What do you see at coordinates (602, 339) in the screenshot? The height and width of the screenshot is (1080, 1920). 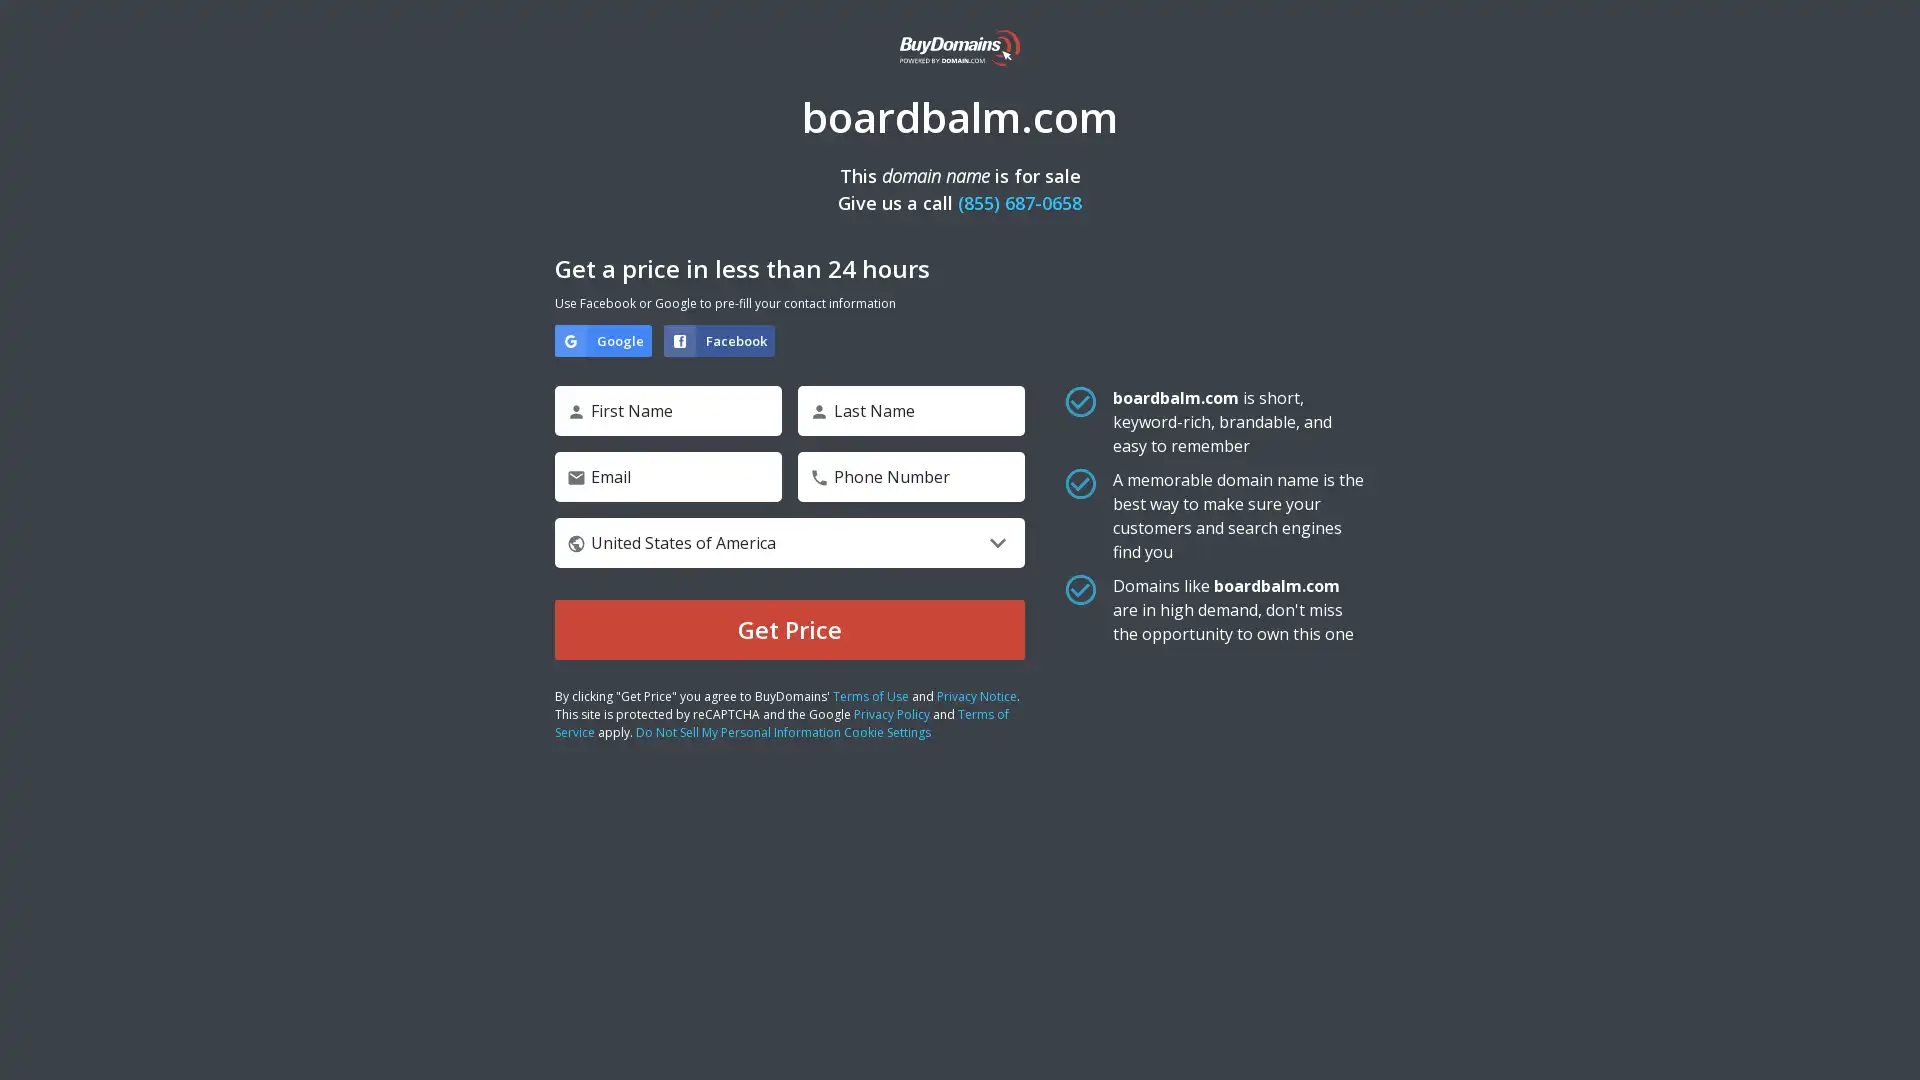 I see `Google` at bounding box center [602, 339].